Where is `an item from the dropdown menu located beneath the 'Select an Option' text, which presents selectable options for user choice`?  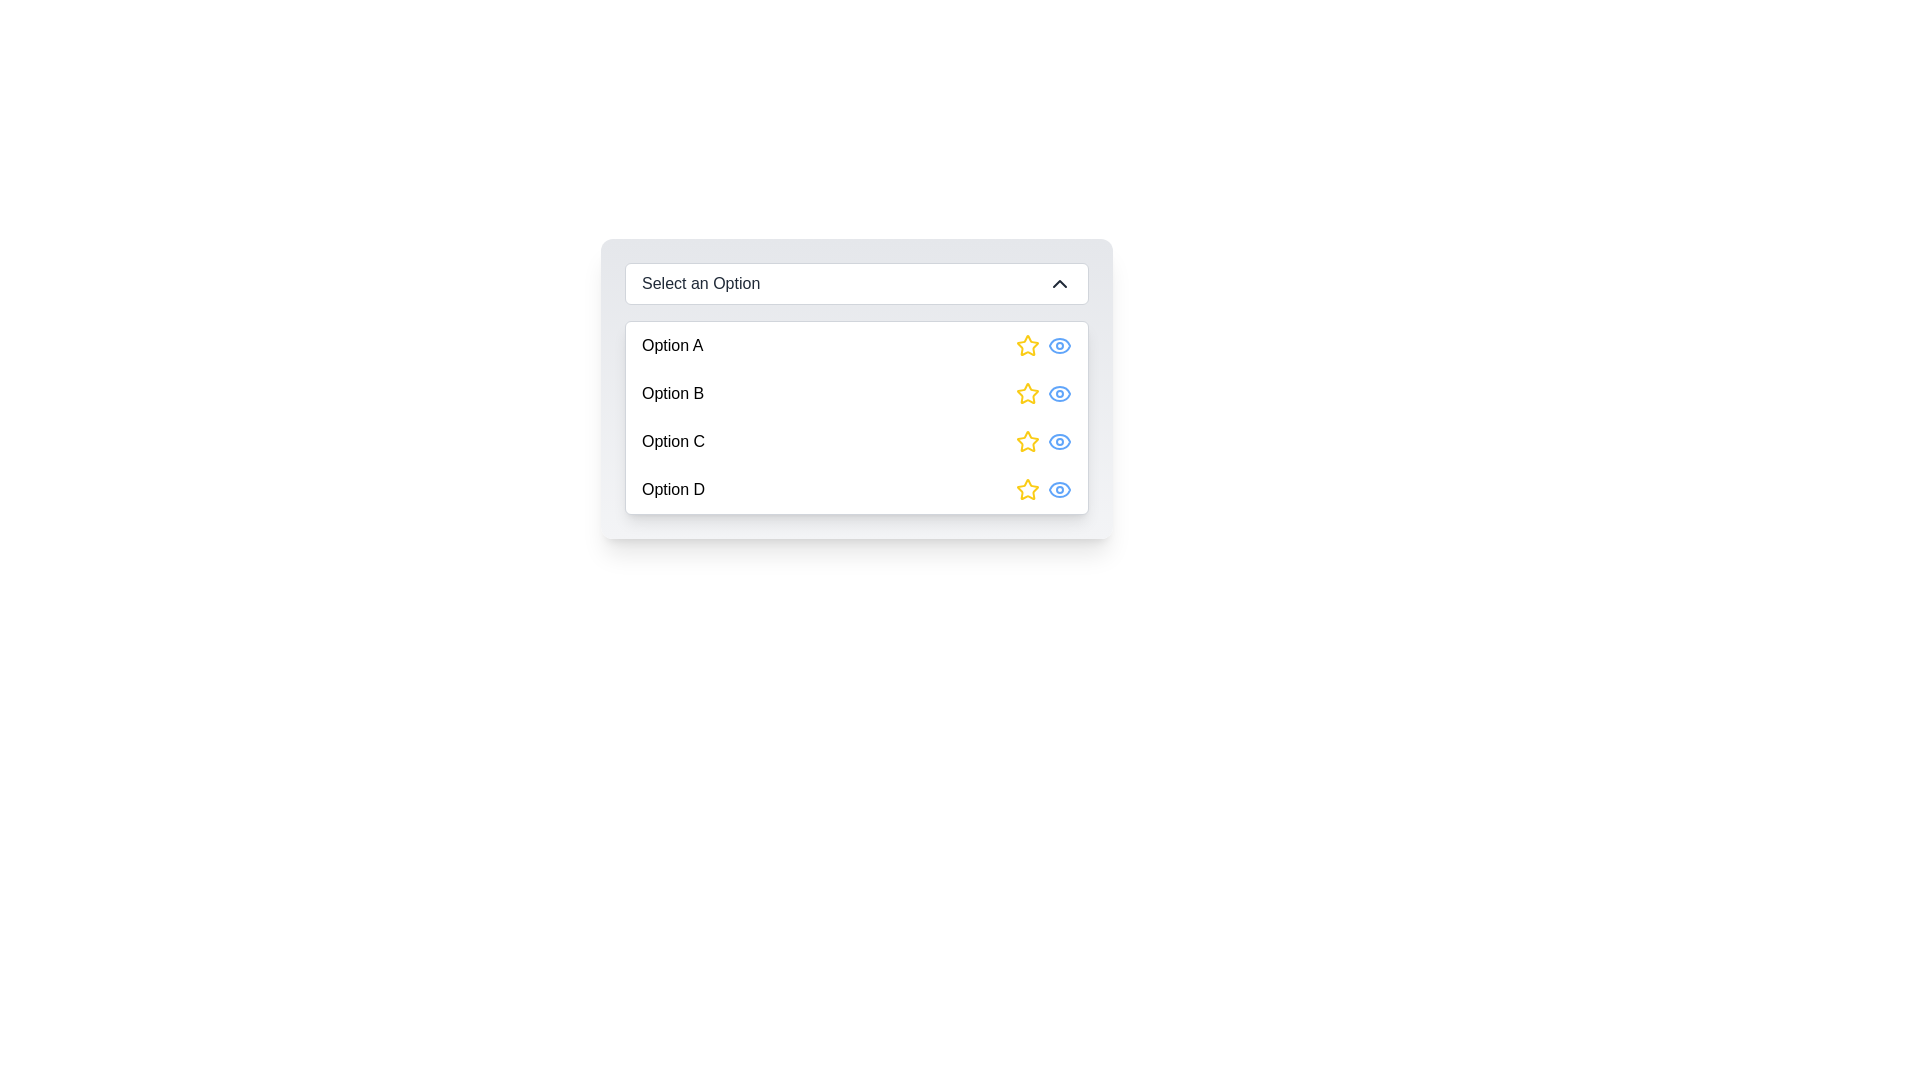 an item from the dropdown menu located beneath the 'Select an Option' text, which presents selectable options for user choice is located at coordinates (857, 416).